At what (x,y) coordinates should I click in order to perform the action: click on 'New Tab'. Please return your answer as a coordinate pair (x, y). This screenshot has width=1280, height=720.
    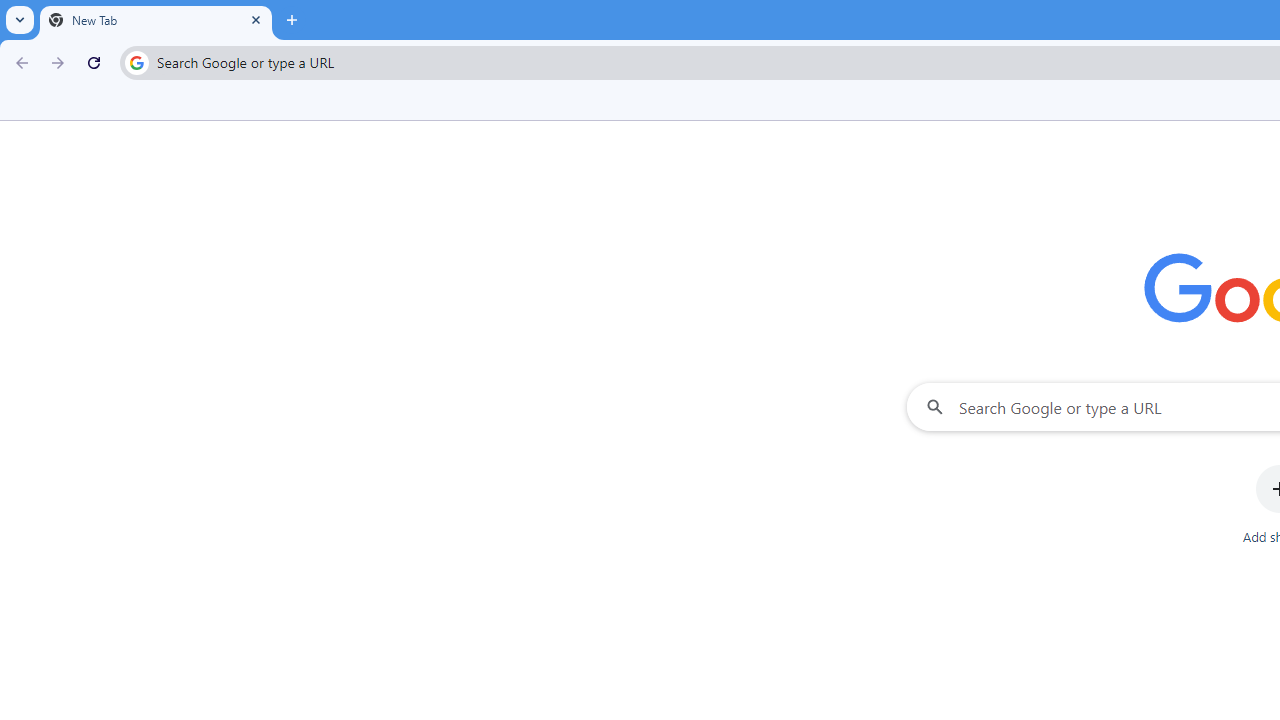
    Looking at the image, I should click on (155, 20).